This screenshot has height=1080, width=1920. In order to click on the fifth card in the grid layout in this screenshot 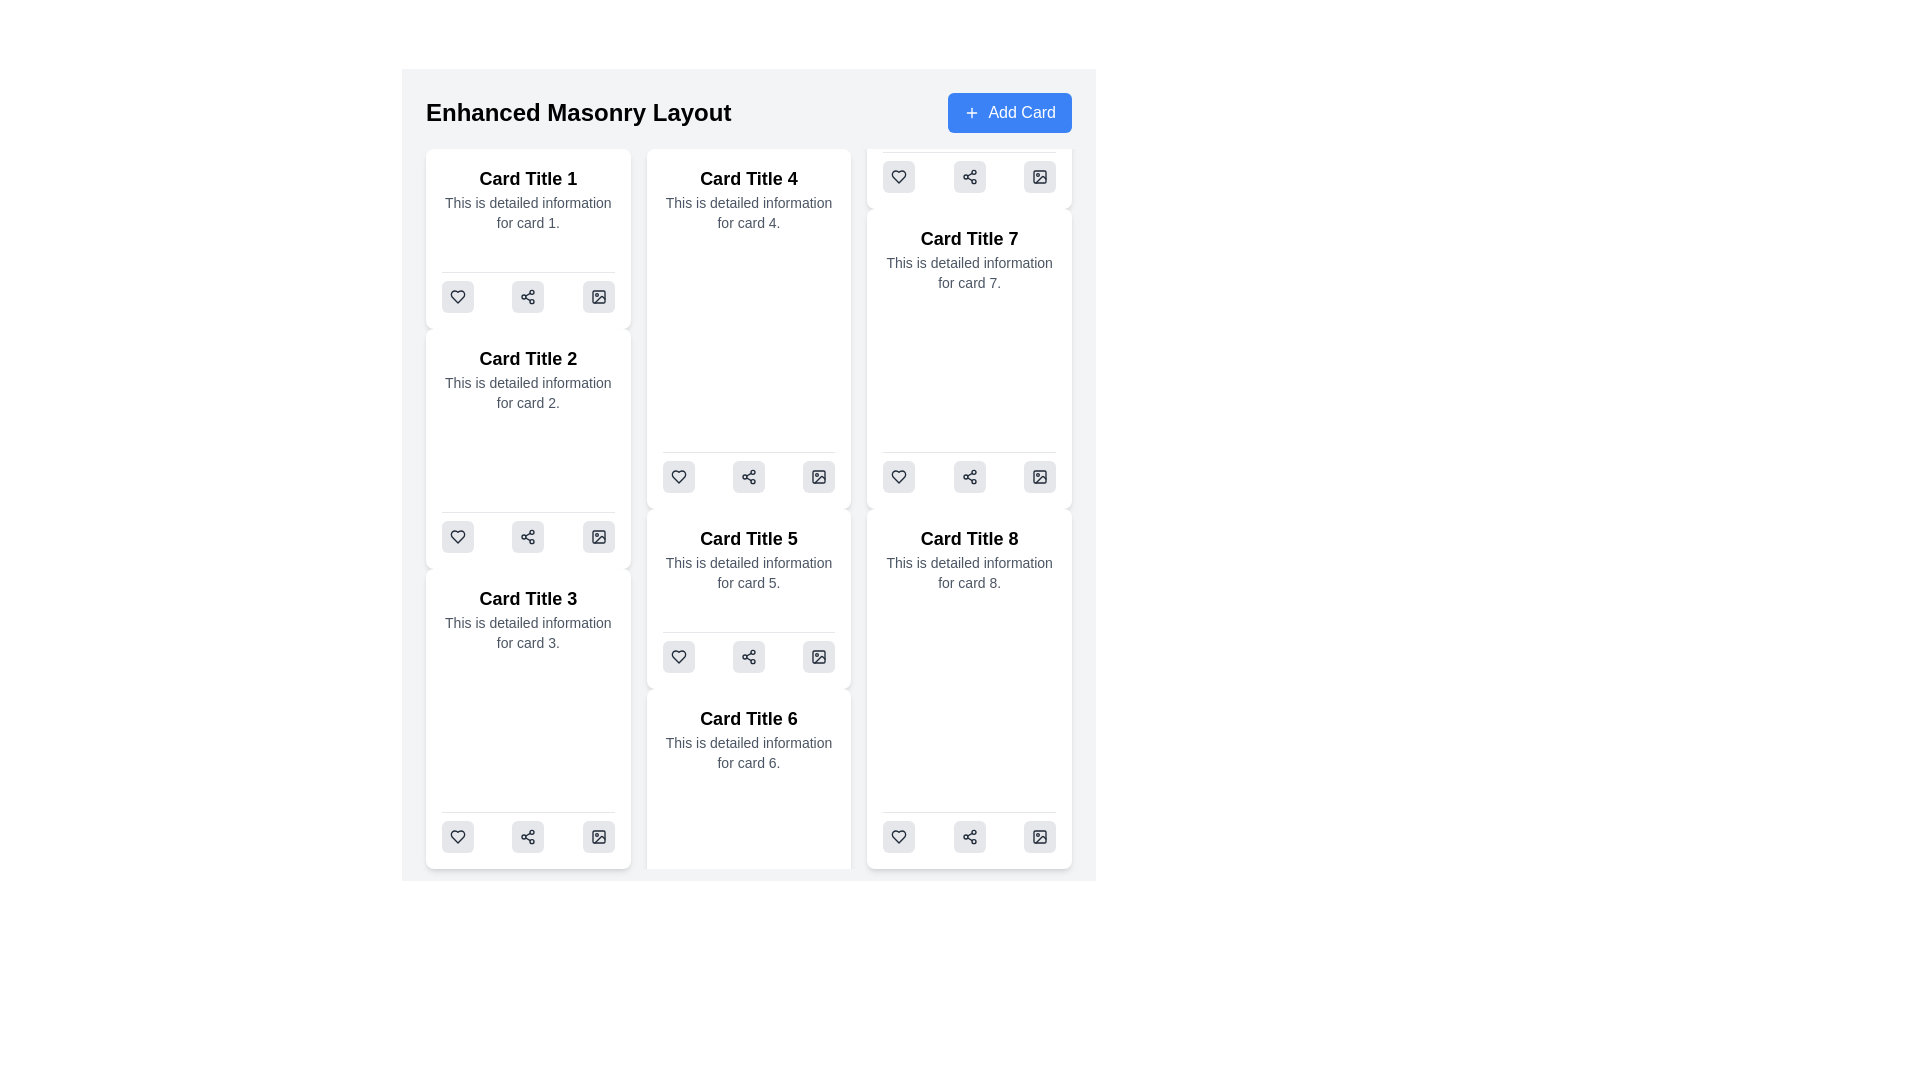, I will do `click(747, 597)`.